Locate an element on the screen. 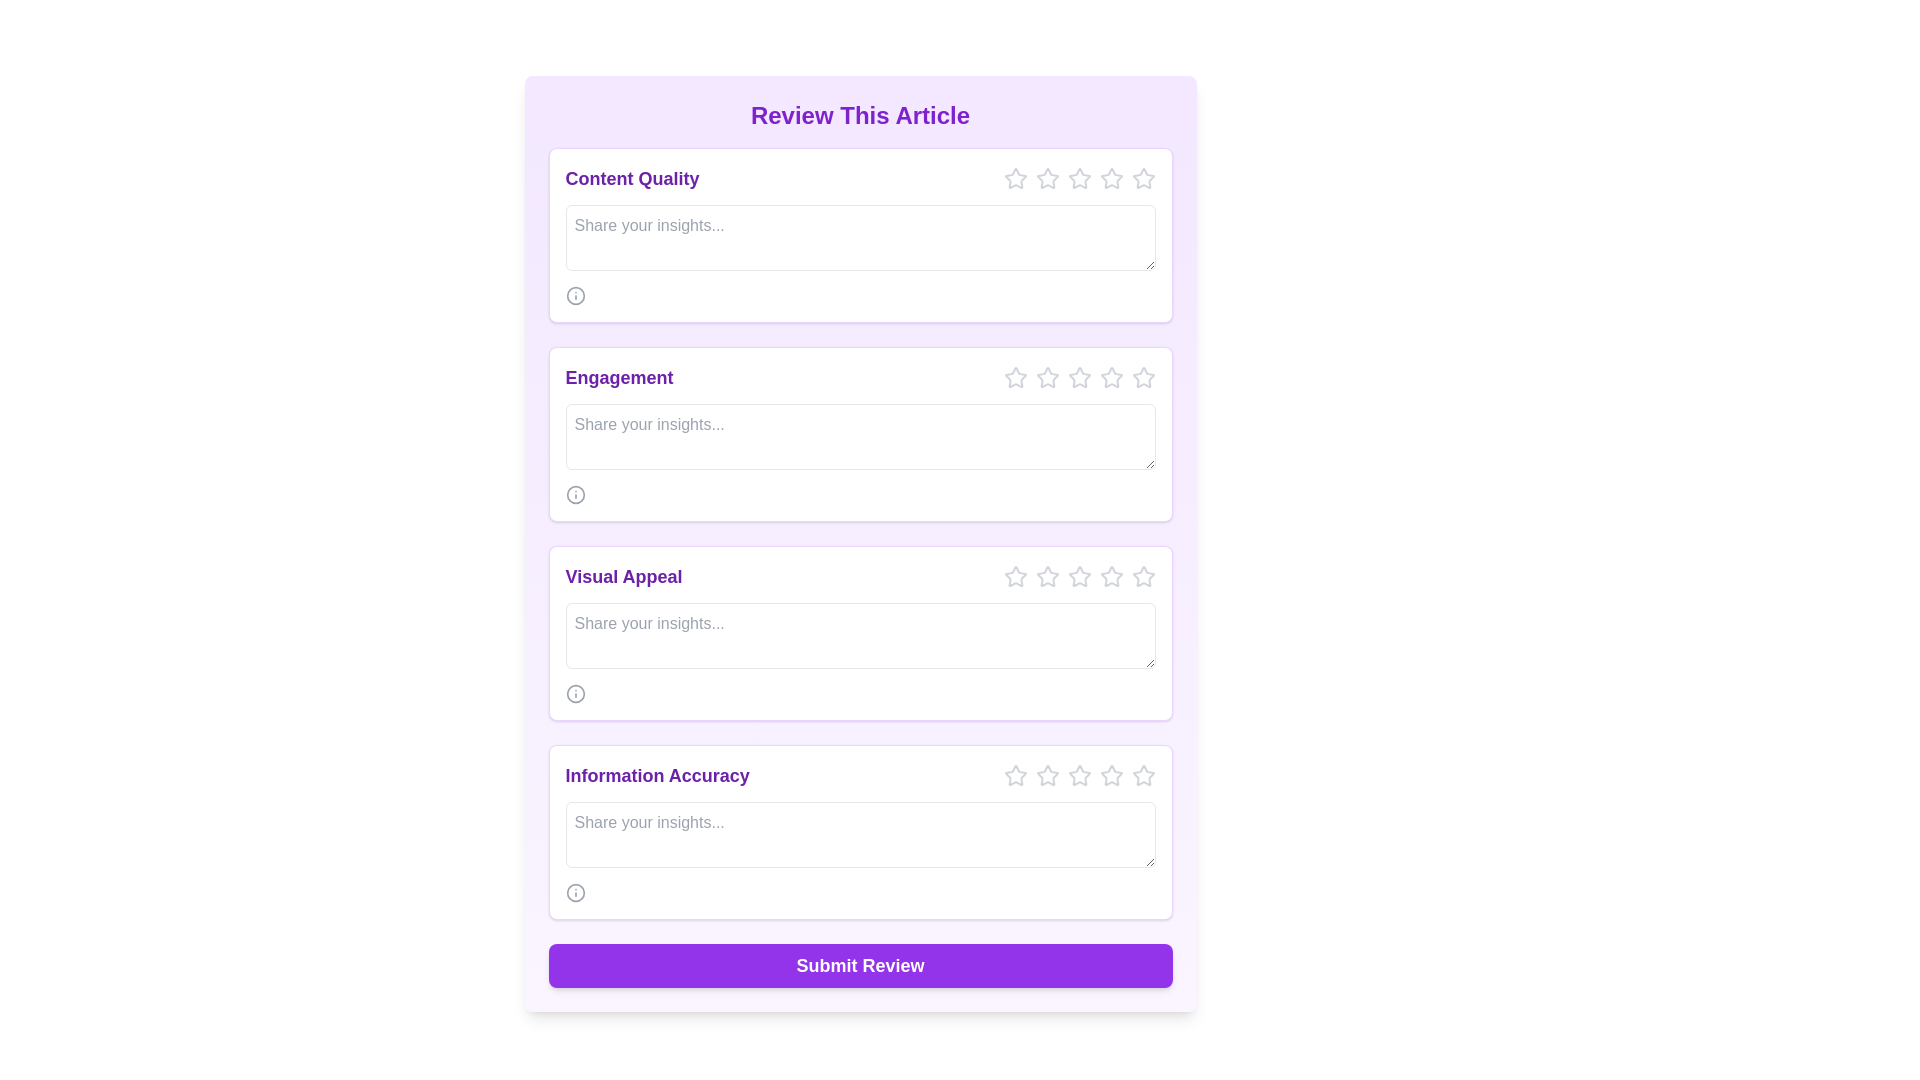  the contextual information icon located beneath the 'Content Quality' section header to gather information is located at coordinates (574, 296).